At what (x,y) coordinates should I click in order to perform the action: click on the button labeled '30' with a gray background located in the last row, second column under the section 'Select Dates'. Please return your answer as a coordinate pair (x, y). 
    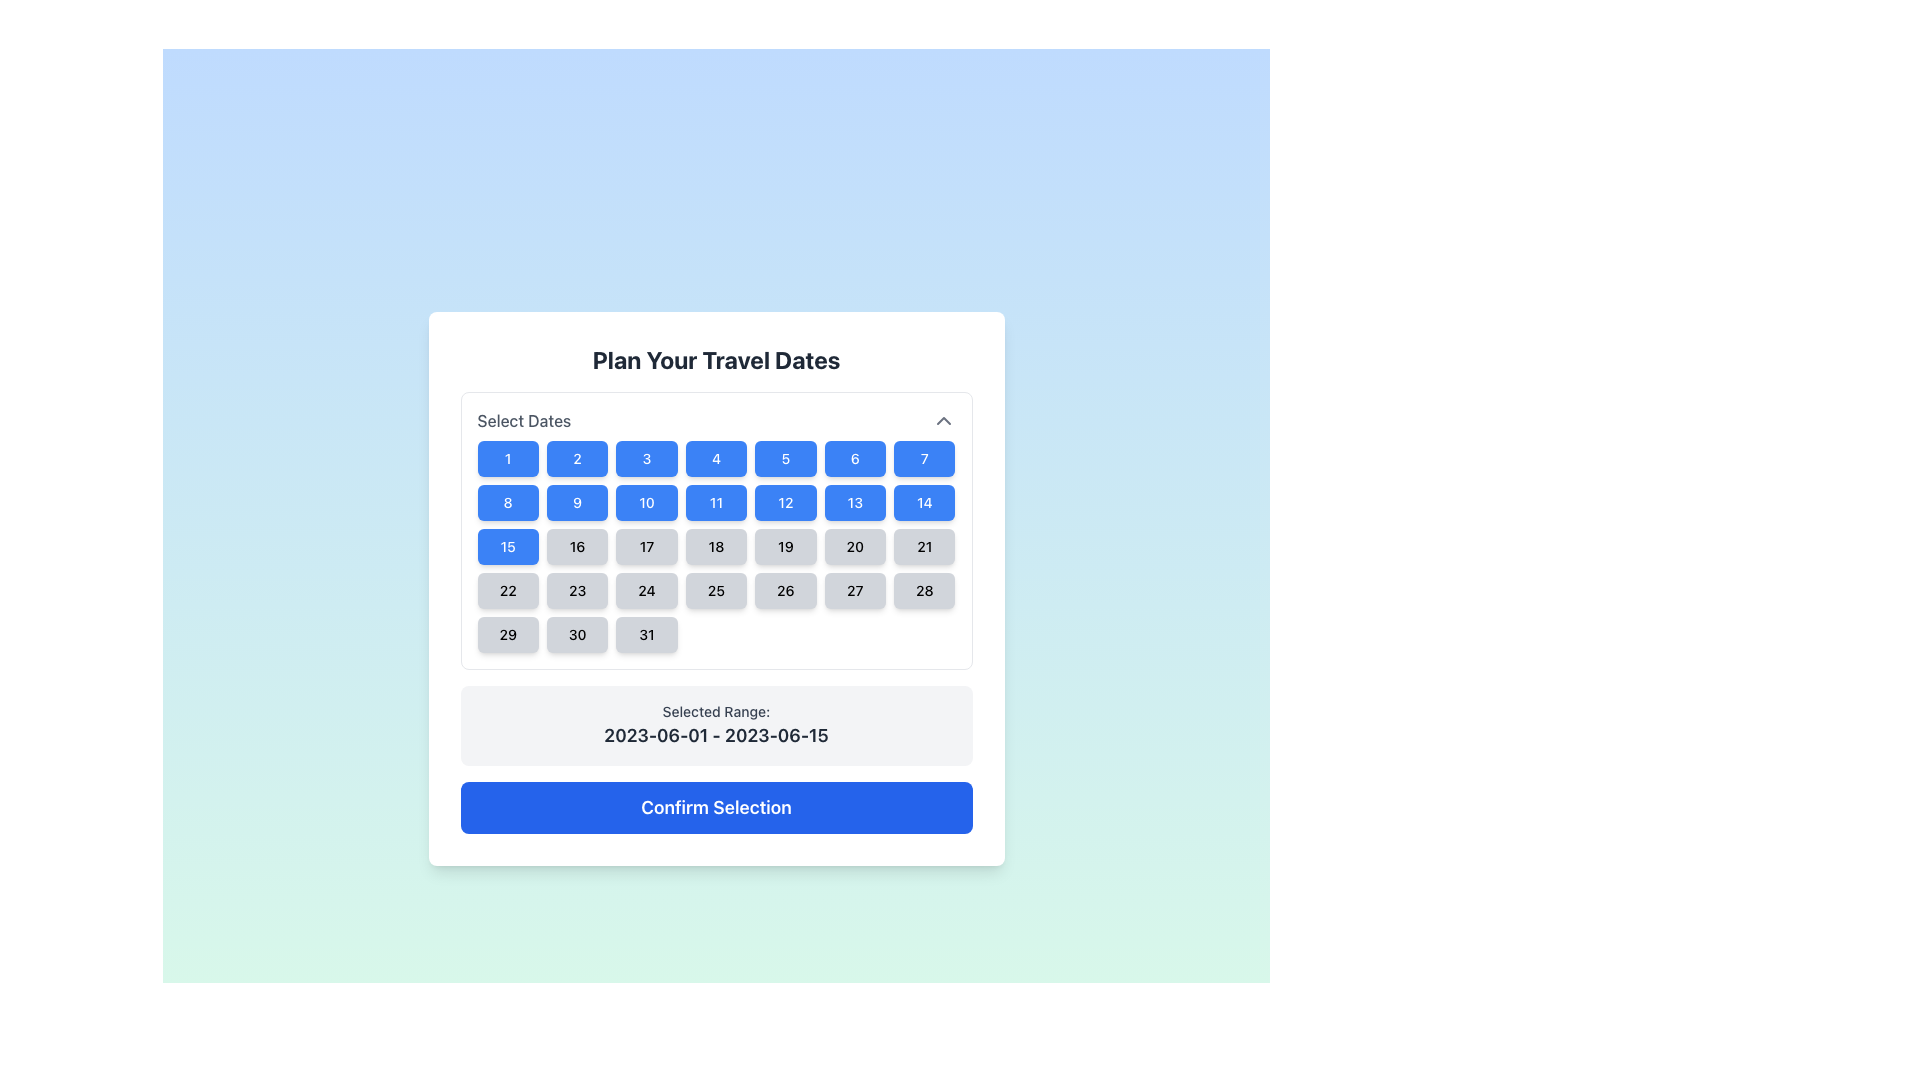
    Looking at the image, I should click on (576, 635).